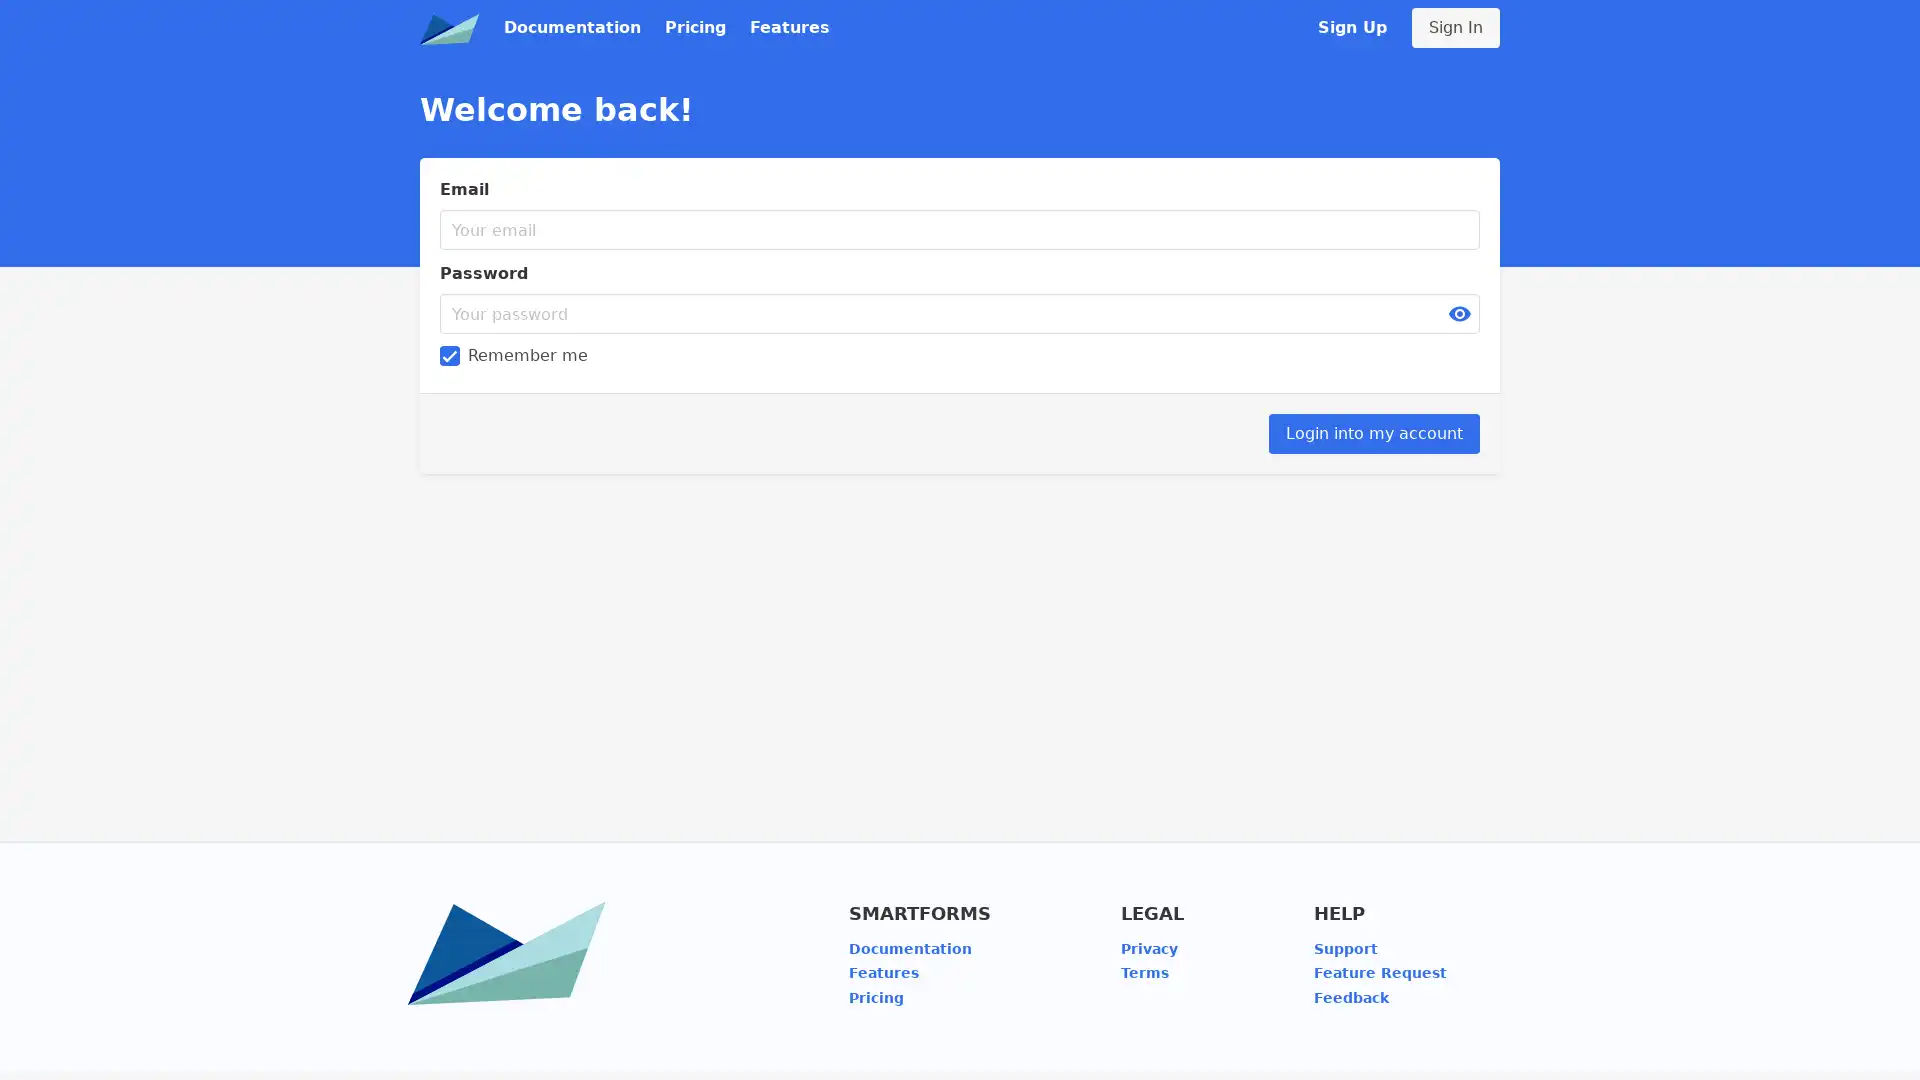 This screenshot has height=1080, width=1920. I want to click on Login into my account, so click(1373, 433).